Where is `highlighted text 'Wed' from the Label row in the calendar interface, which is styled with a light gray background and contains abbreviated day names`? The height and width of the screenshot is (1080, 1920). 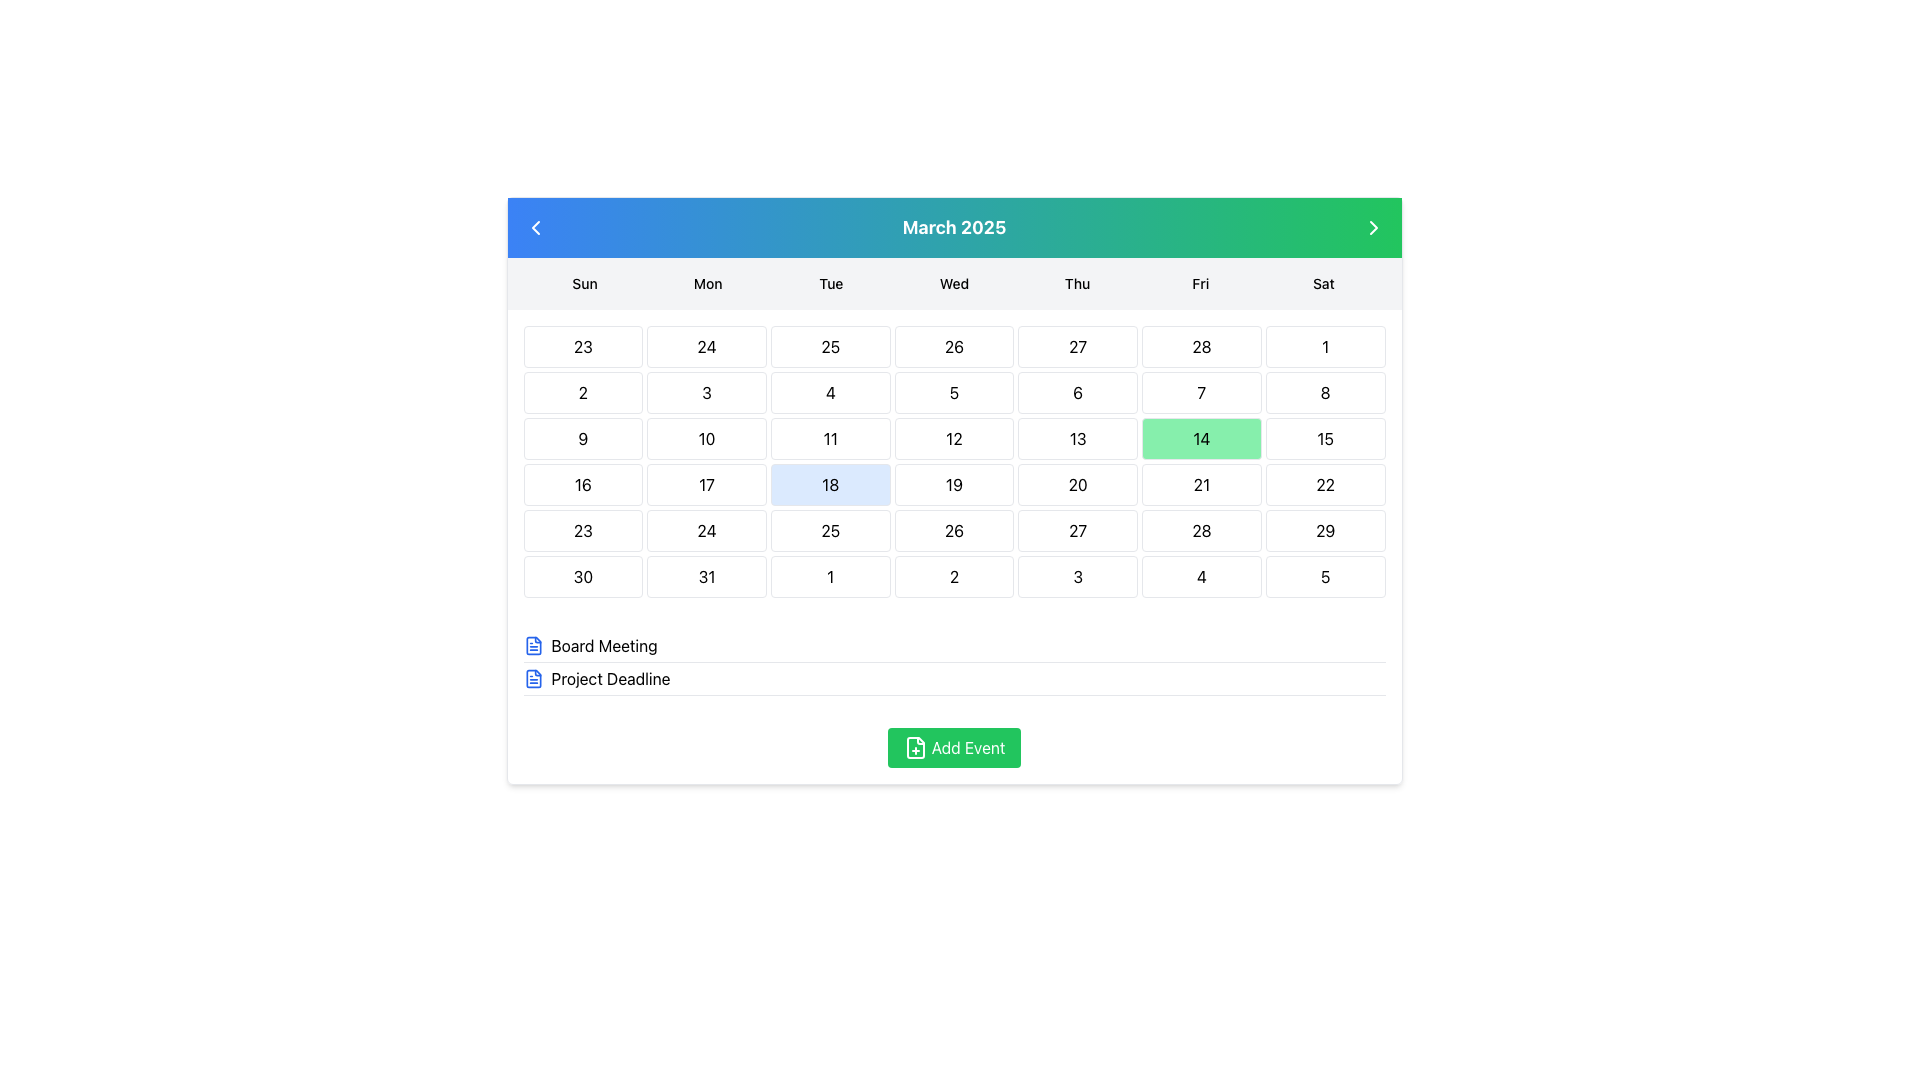 highlighted text 'Wed' from the Label row in the calendar interface, which is styled with a light gray background and contains abbreviated day names is located at coordinates (953, 284).